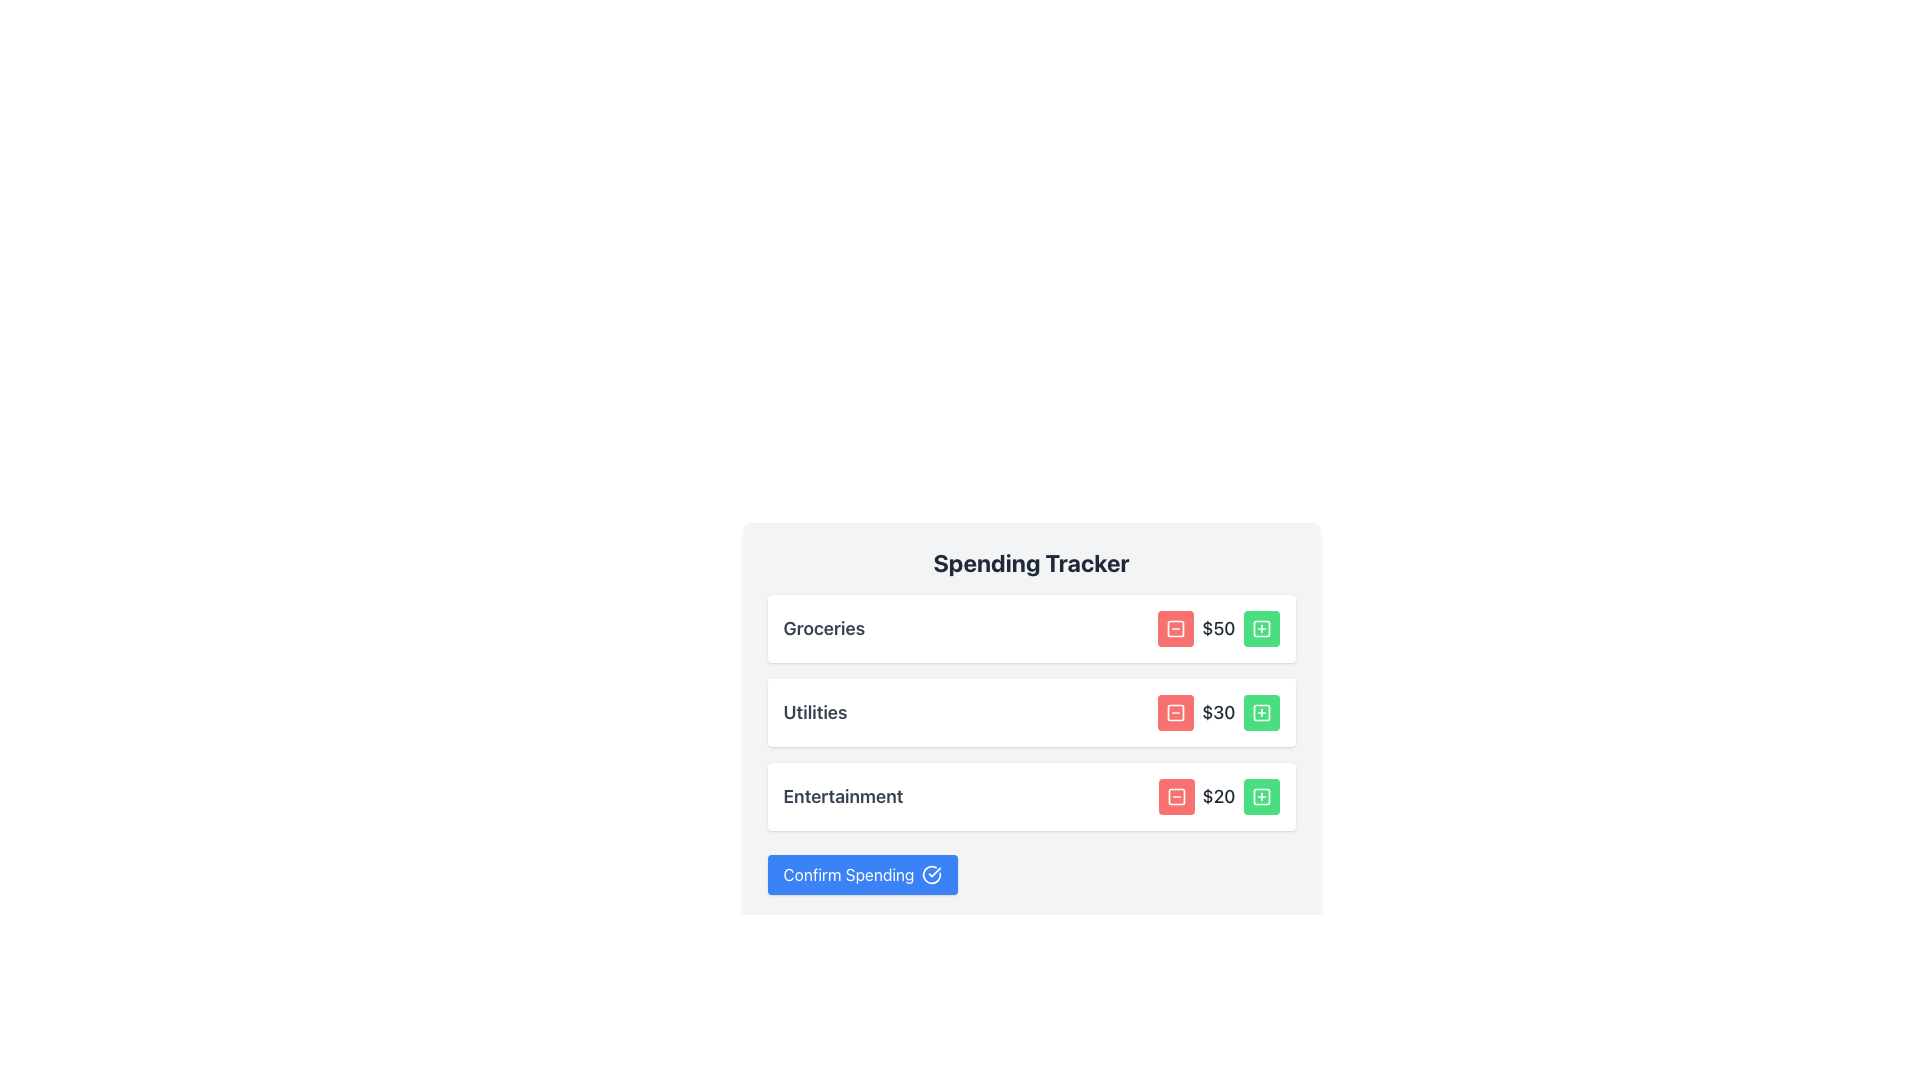 This screenshot has height=1080, width=1920. What do you see at coordinates (1176, 627) in the screenshot?
I see `the red square minus button located in the Spending Tracker interface, which is positioned to the right of the 'Groceries' label and to the left of the '$50' amount` at bounding box center [1176, 627].